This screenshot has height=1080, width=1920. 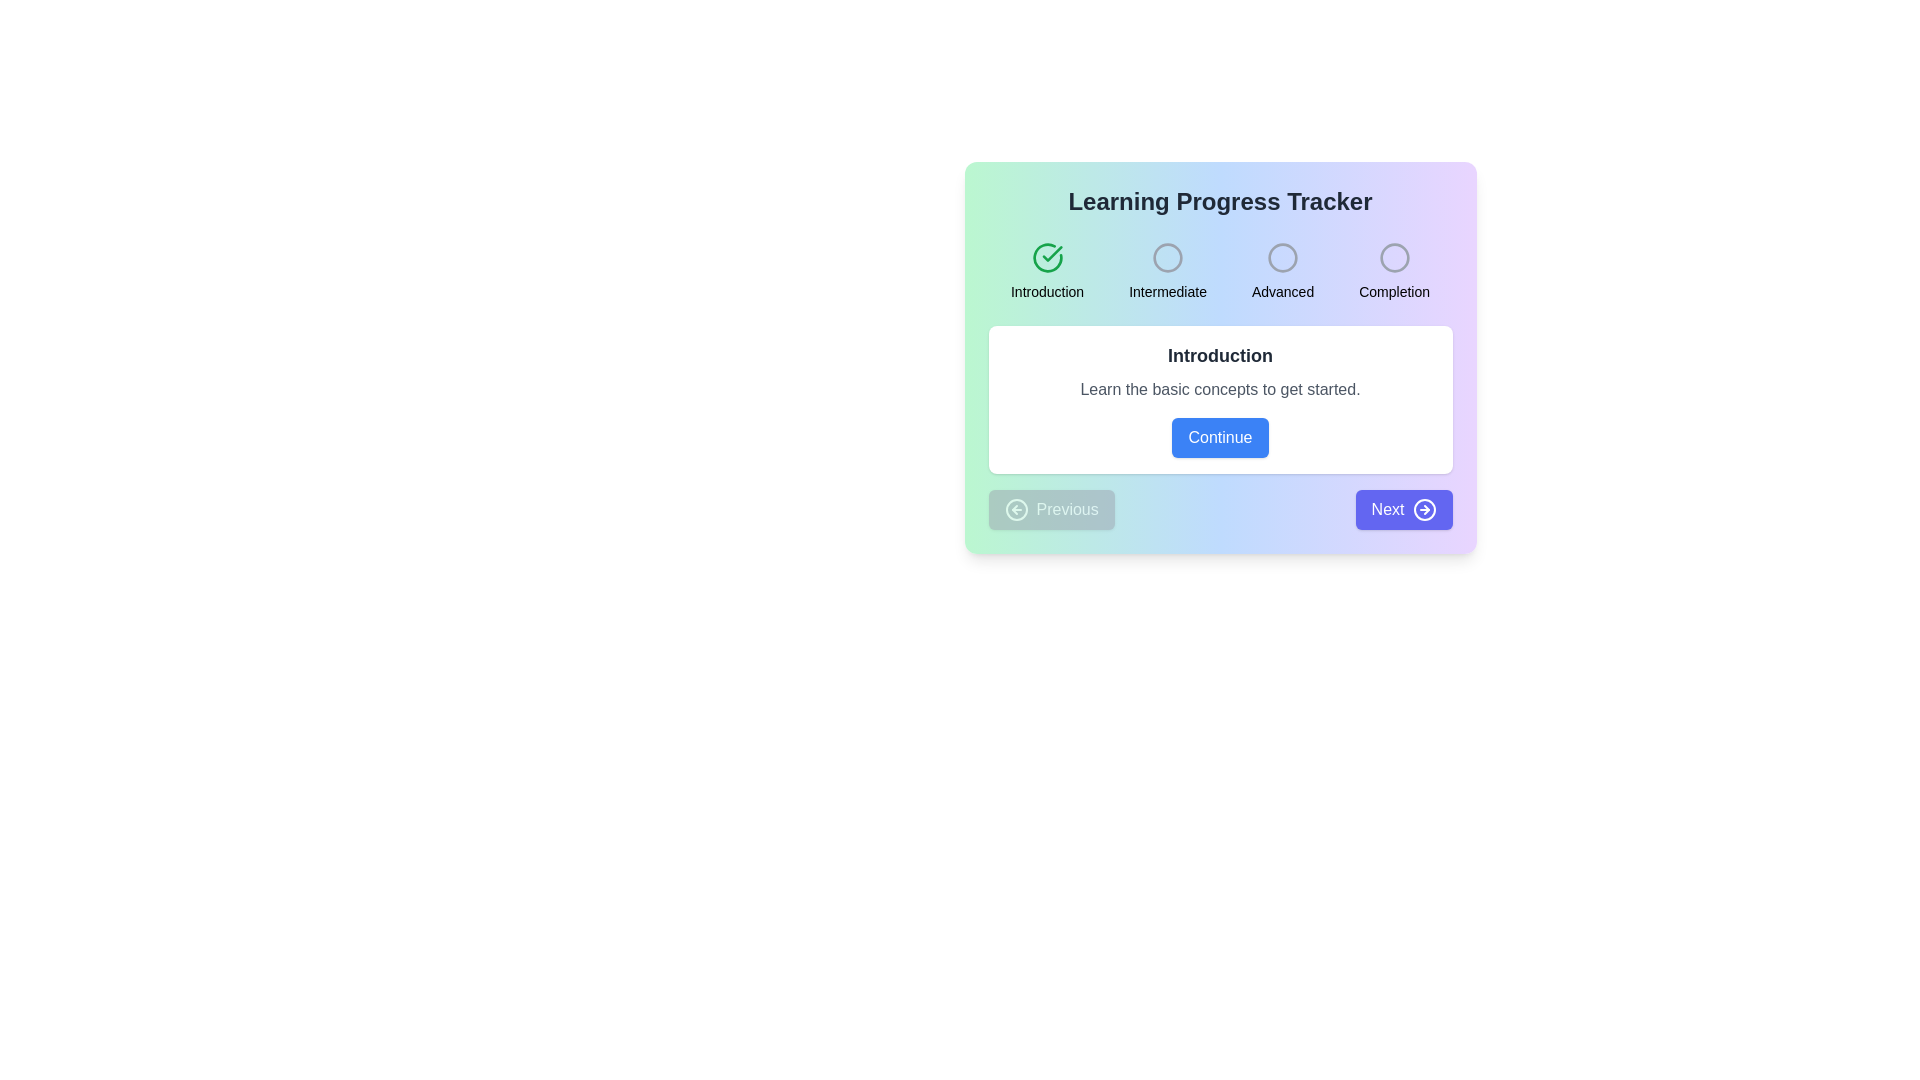 I want to click on the circular UI indicator with a gray border located above the 'Advanced' label in the 'Learning Progress Tracker' interface, specifically the third circle in a sequence of four, so click(x=1283, y=257).